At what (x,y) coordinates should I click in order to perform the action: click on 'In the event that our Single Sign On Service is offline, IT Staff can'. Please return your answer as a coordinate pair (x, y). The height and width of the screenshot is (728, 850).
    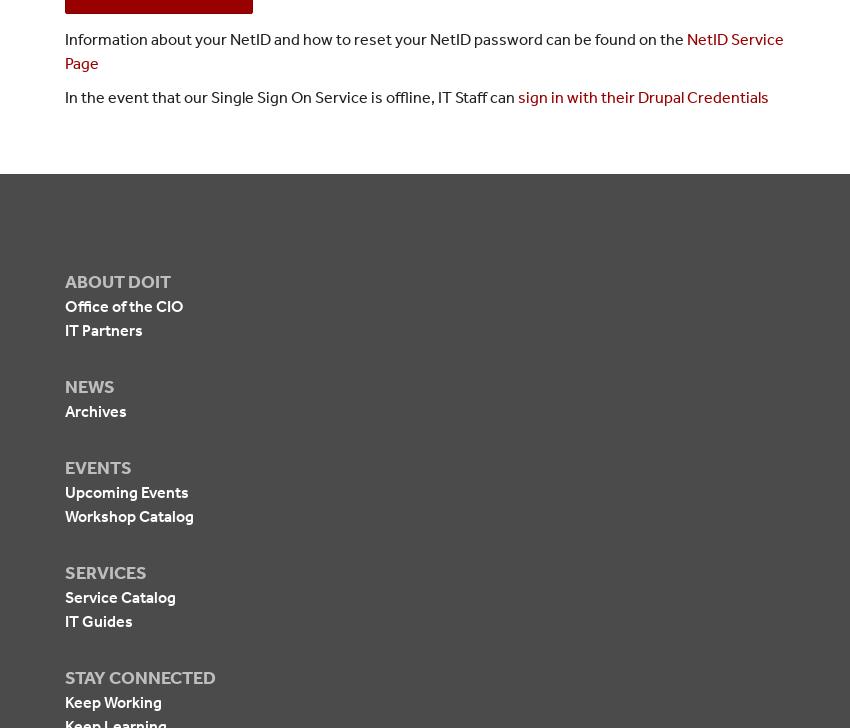
    Looking at the image, I should click on (290, 96).